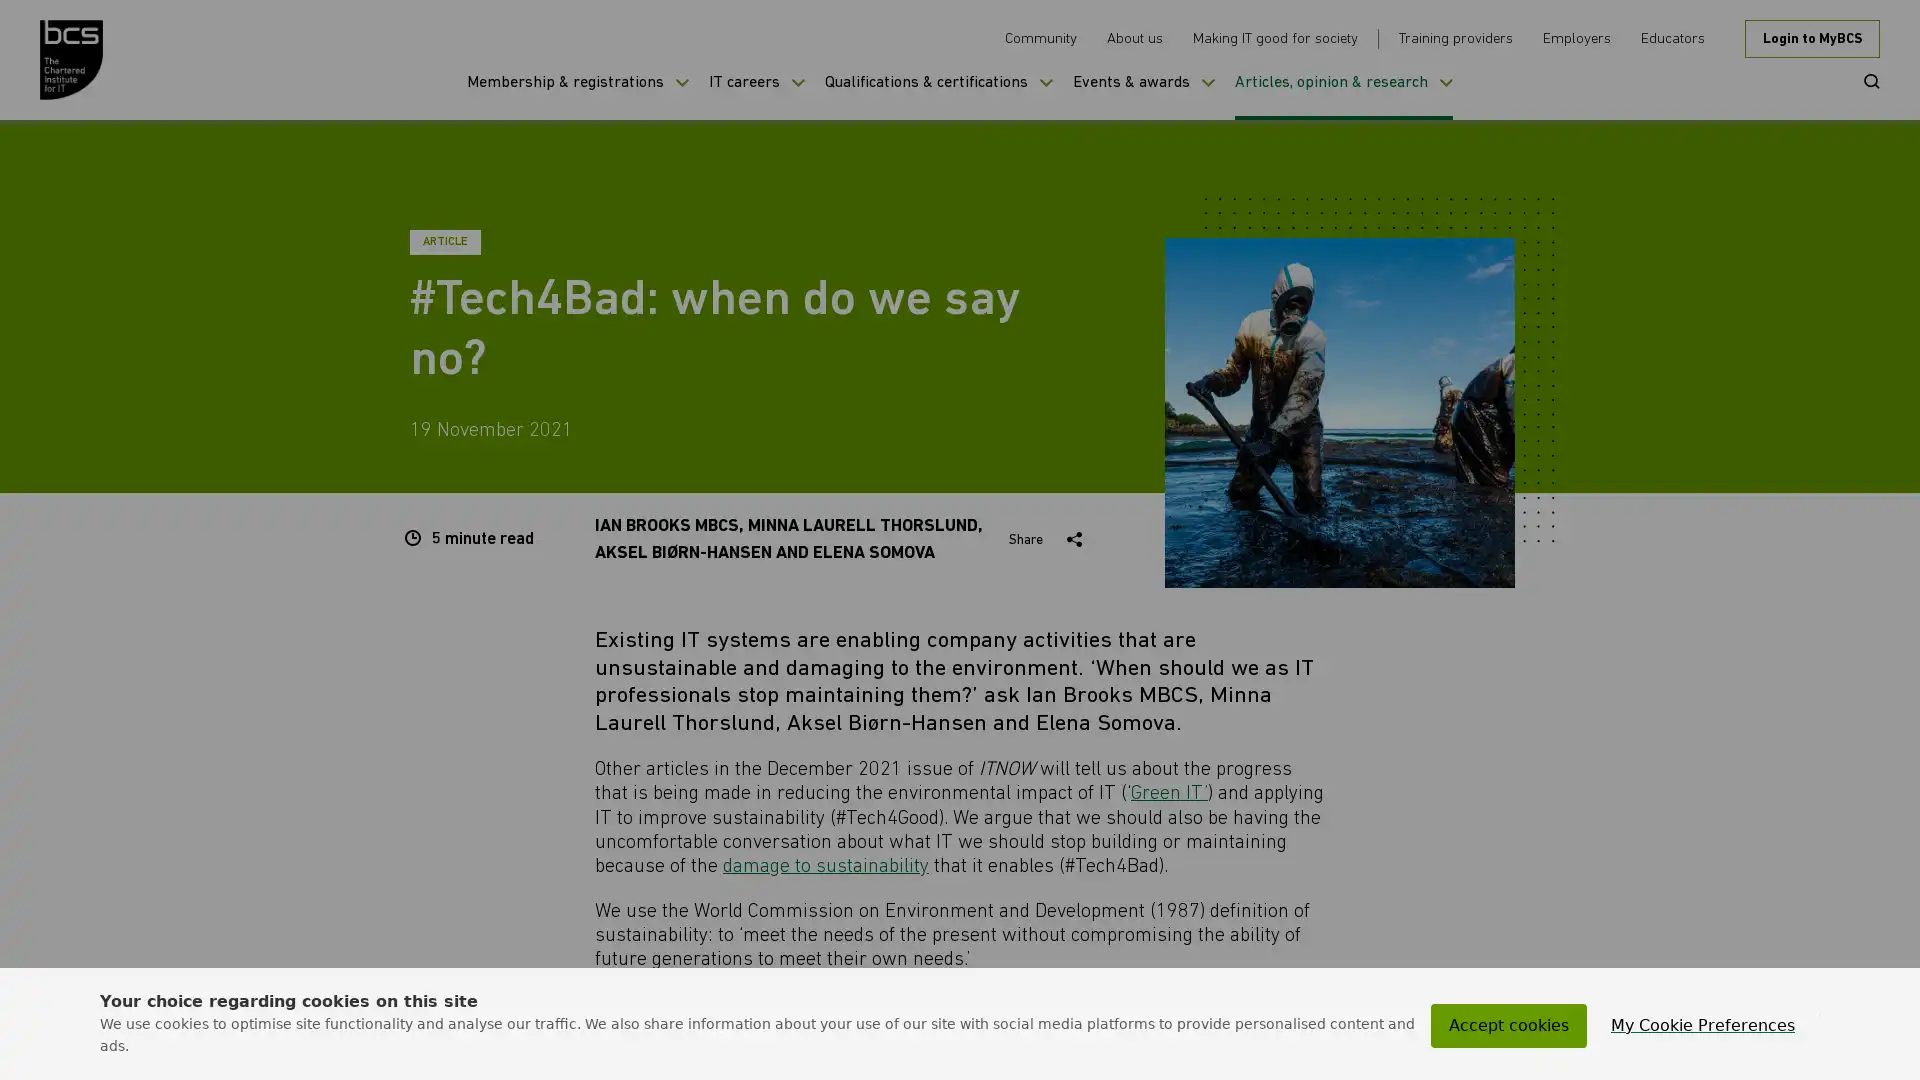  Describe the element at coordinates (1819, 1014) in the screenshot. I see `Close Cookie Control` at that location.